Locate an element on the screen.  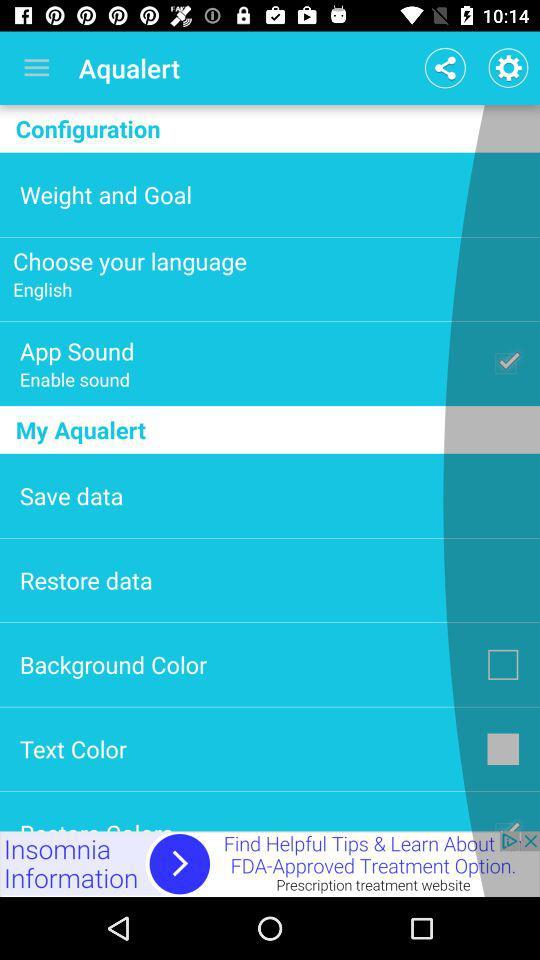
more information about an advertisement is located at coordinates (270, 863).